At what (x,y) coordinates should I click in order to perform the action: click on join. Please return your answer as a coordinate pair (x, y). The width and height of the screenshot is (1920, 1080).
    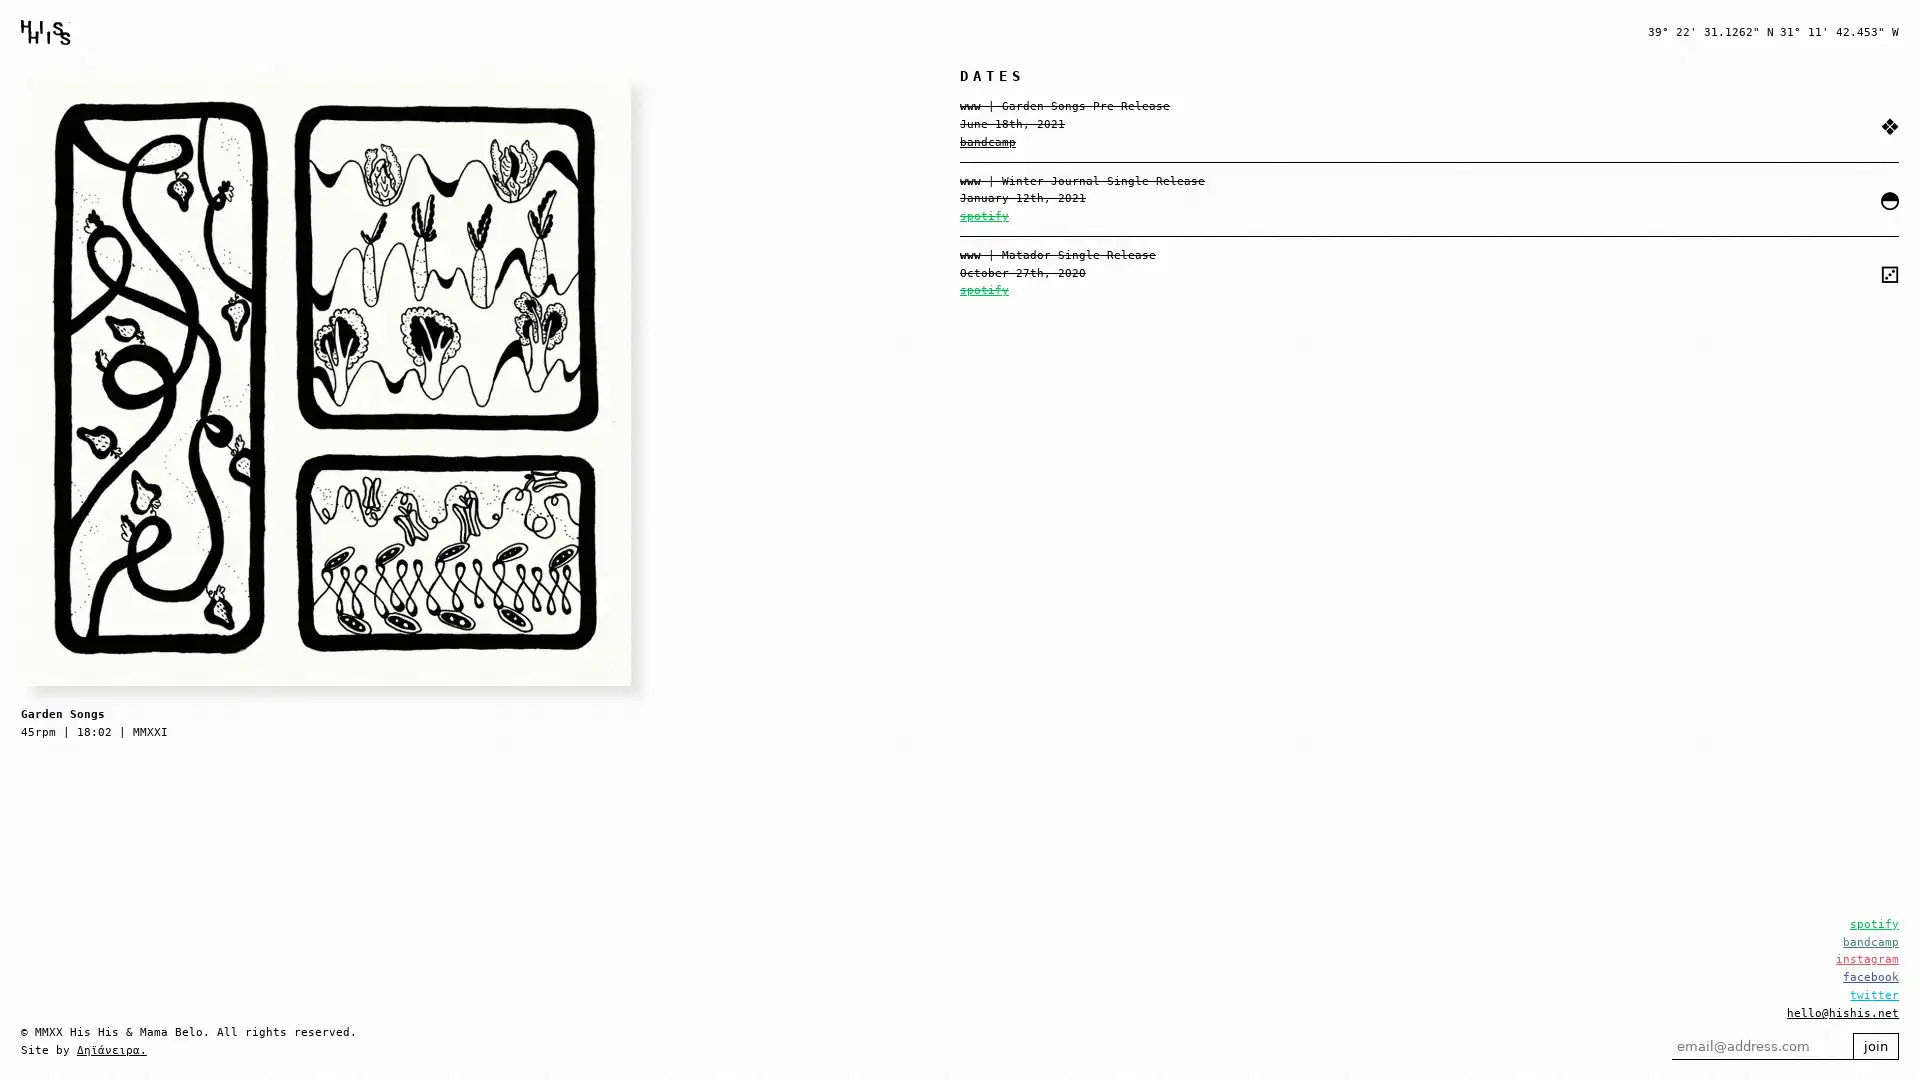
    Looking at the image, I should click on (1776, 985).